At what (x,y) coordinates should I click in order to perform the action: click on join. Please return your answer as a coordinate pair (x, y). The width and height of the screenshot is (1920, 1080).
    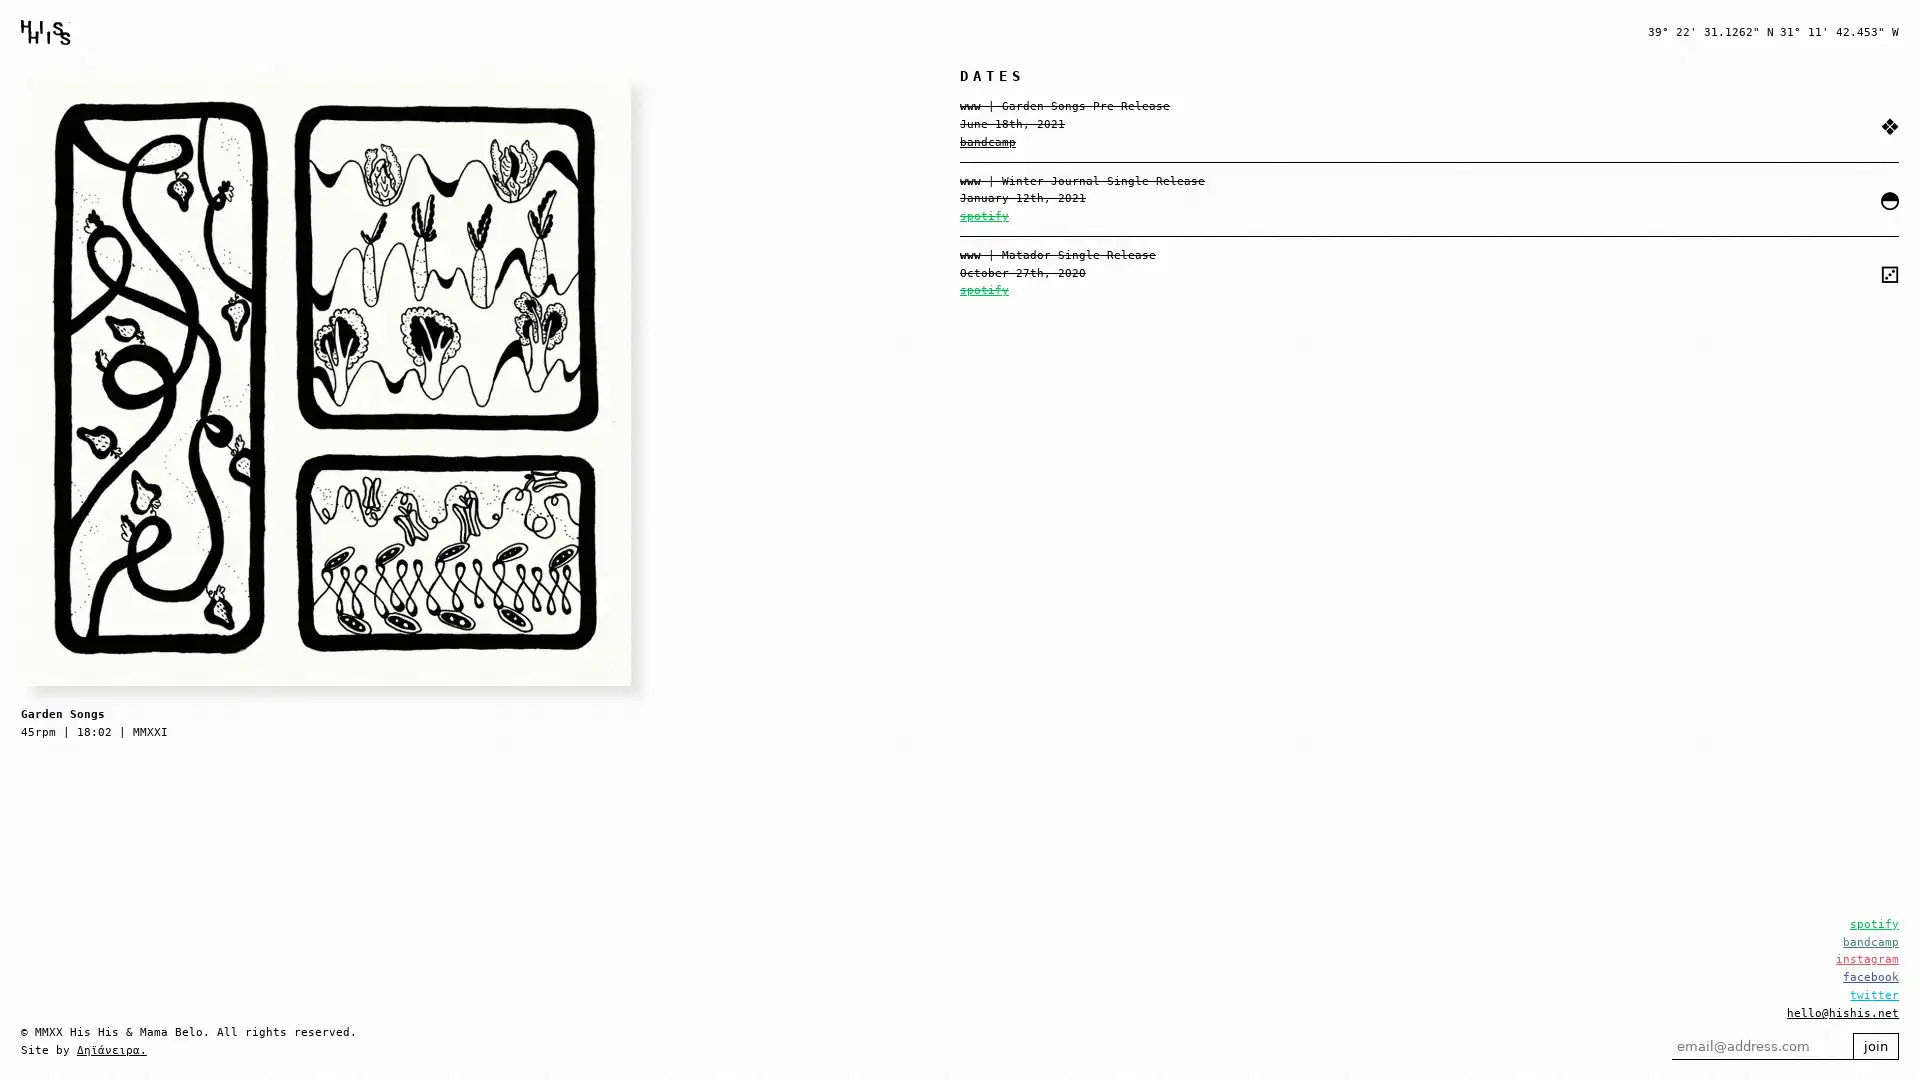
    Looking at the image, I should click on (1776, 985).